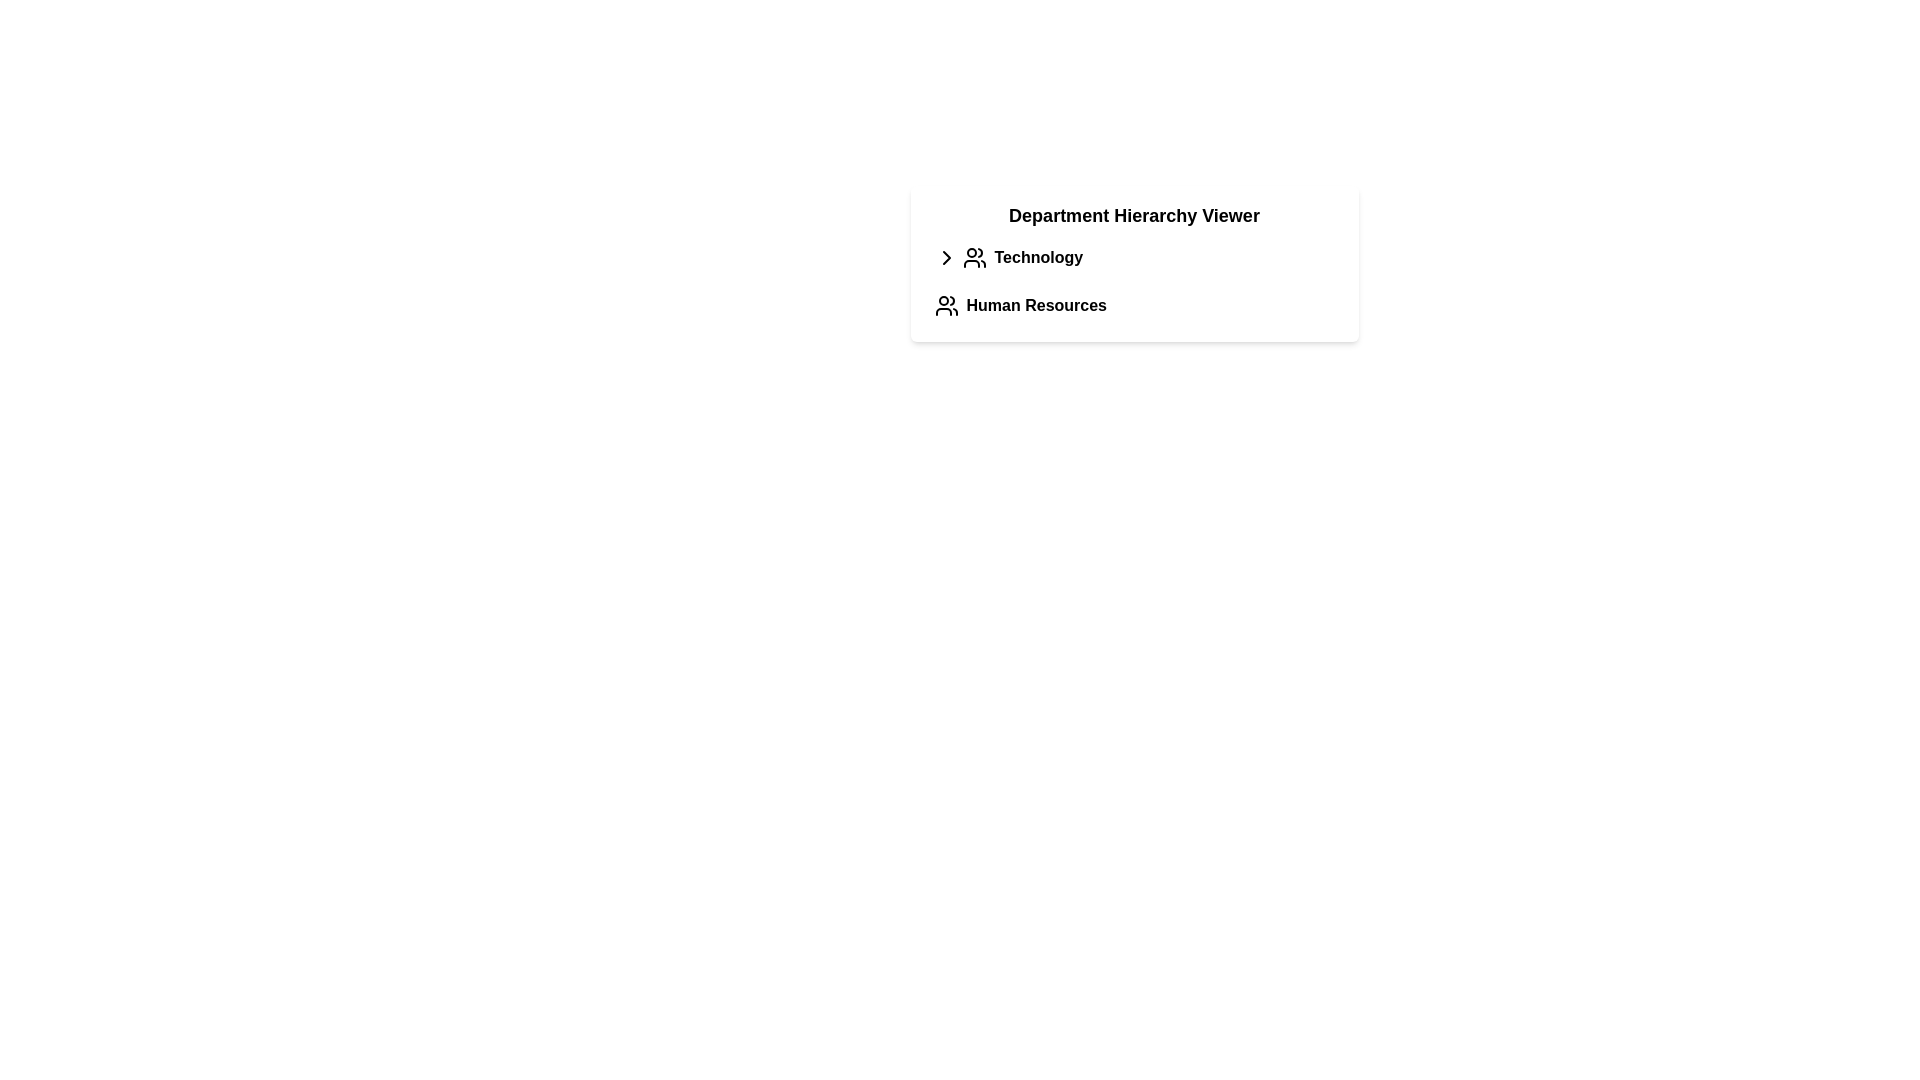 The height and width of the screenshot is (1080, 1920). I want to click on the Text Label that serves as a title for the 'Technology' department entry in the hierarchy viewer, which is located directly above the 'Human Resources' department entry, so click(1038, 257).